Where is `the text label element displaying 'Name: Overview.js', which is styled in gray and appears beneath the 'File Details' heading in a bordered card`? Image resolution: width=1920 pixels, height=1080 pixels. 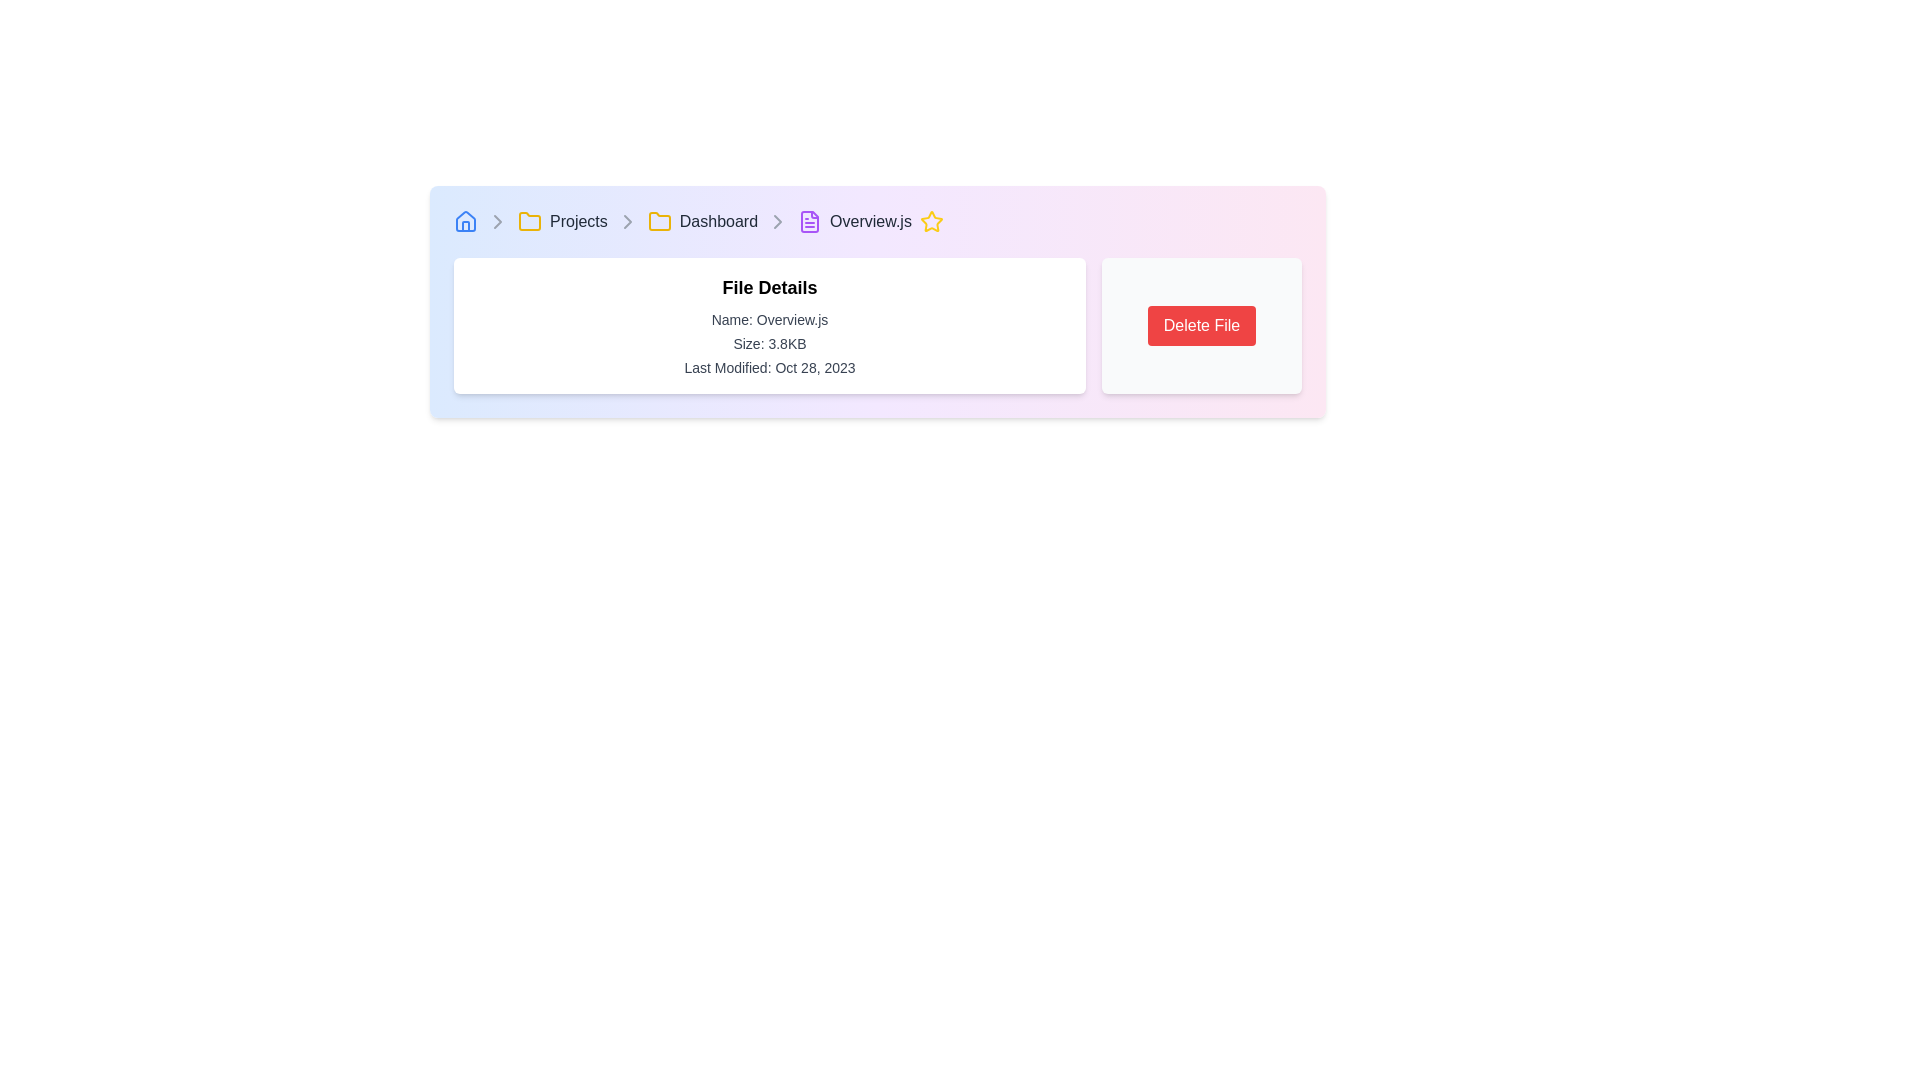
the text label element displaying 'Name: Overview.js', which is styled in gray and appears beneath the 'File Details' heading in a bordered card is located at coordinates (768, 319).